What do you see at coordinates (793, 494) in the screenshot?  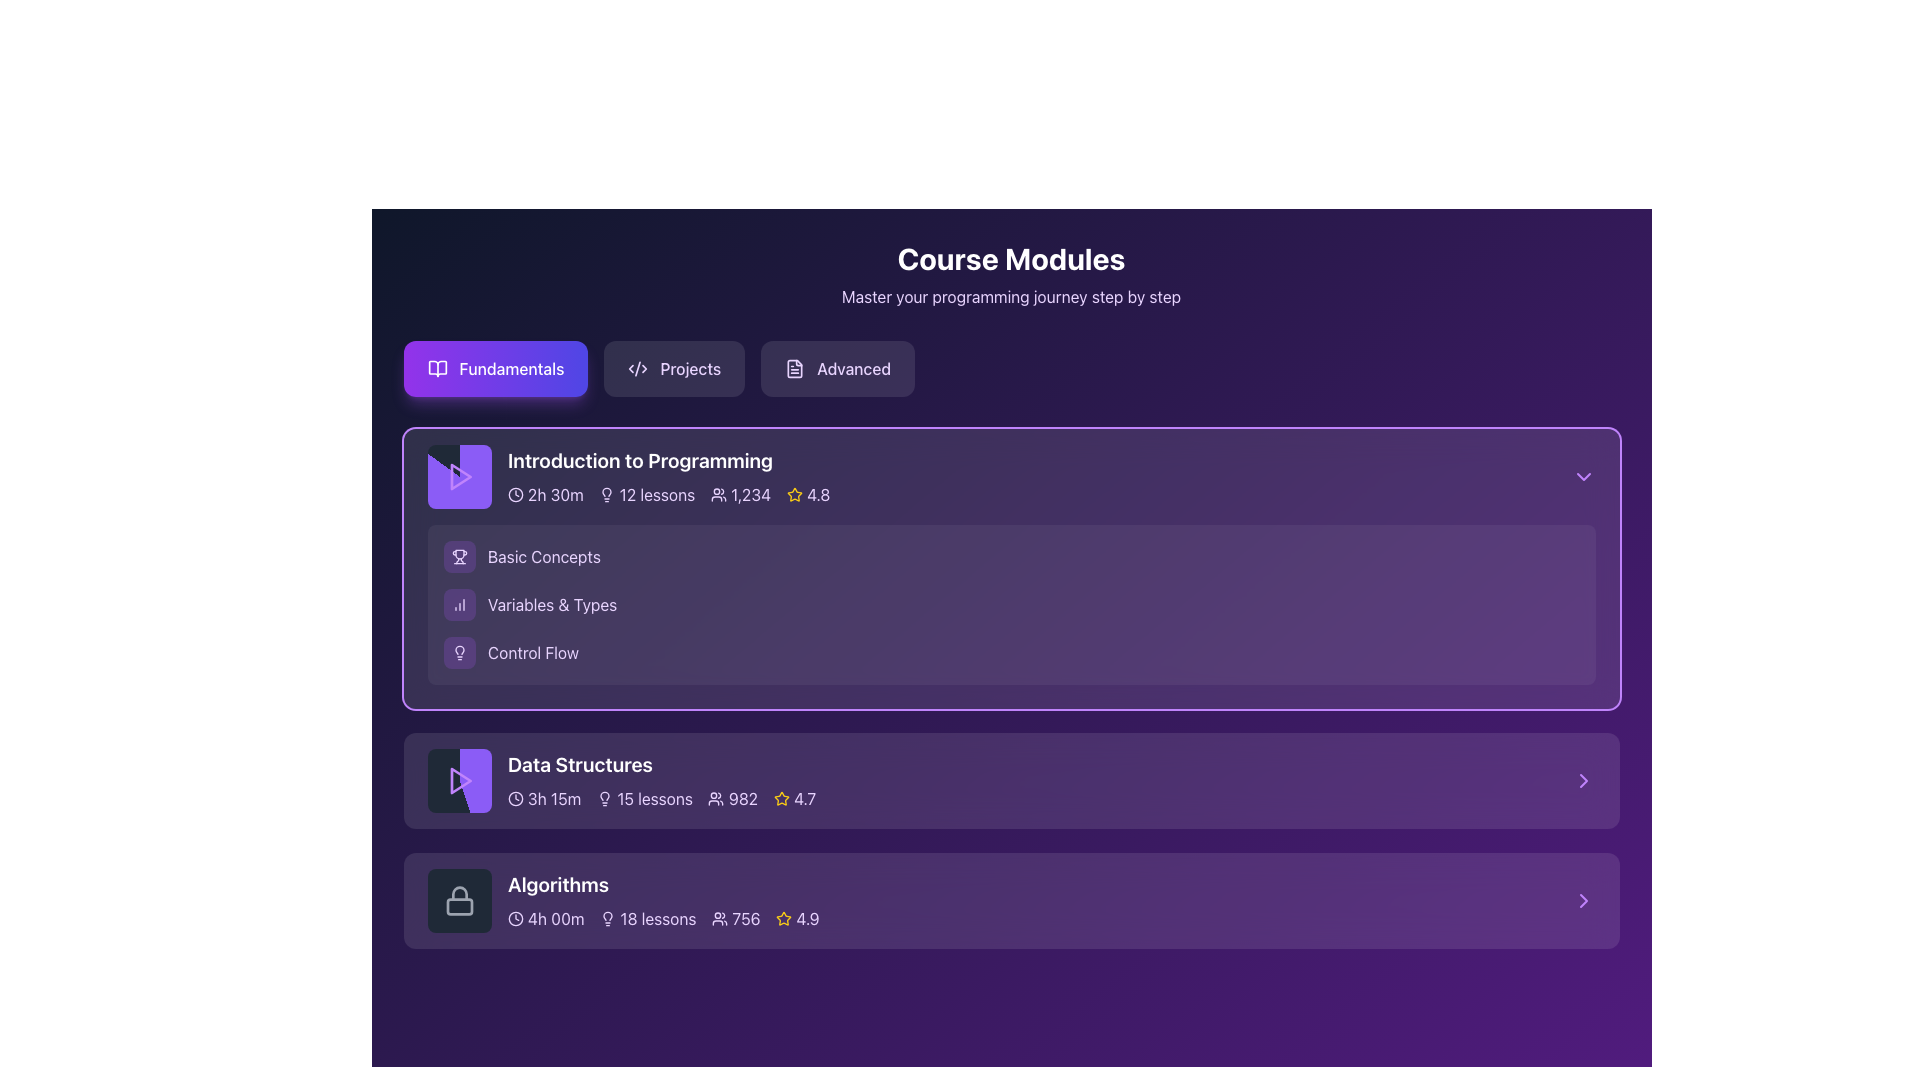 I see `the star icon with rounded edges and yellow coloring, which is associated with ratings or favorites, located next to the numeric rating '4.8' in the 'Introduction to Programming' module at the top section of the course card` at bounding box center [793, 494].